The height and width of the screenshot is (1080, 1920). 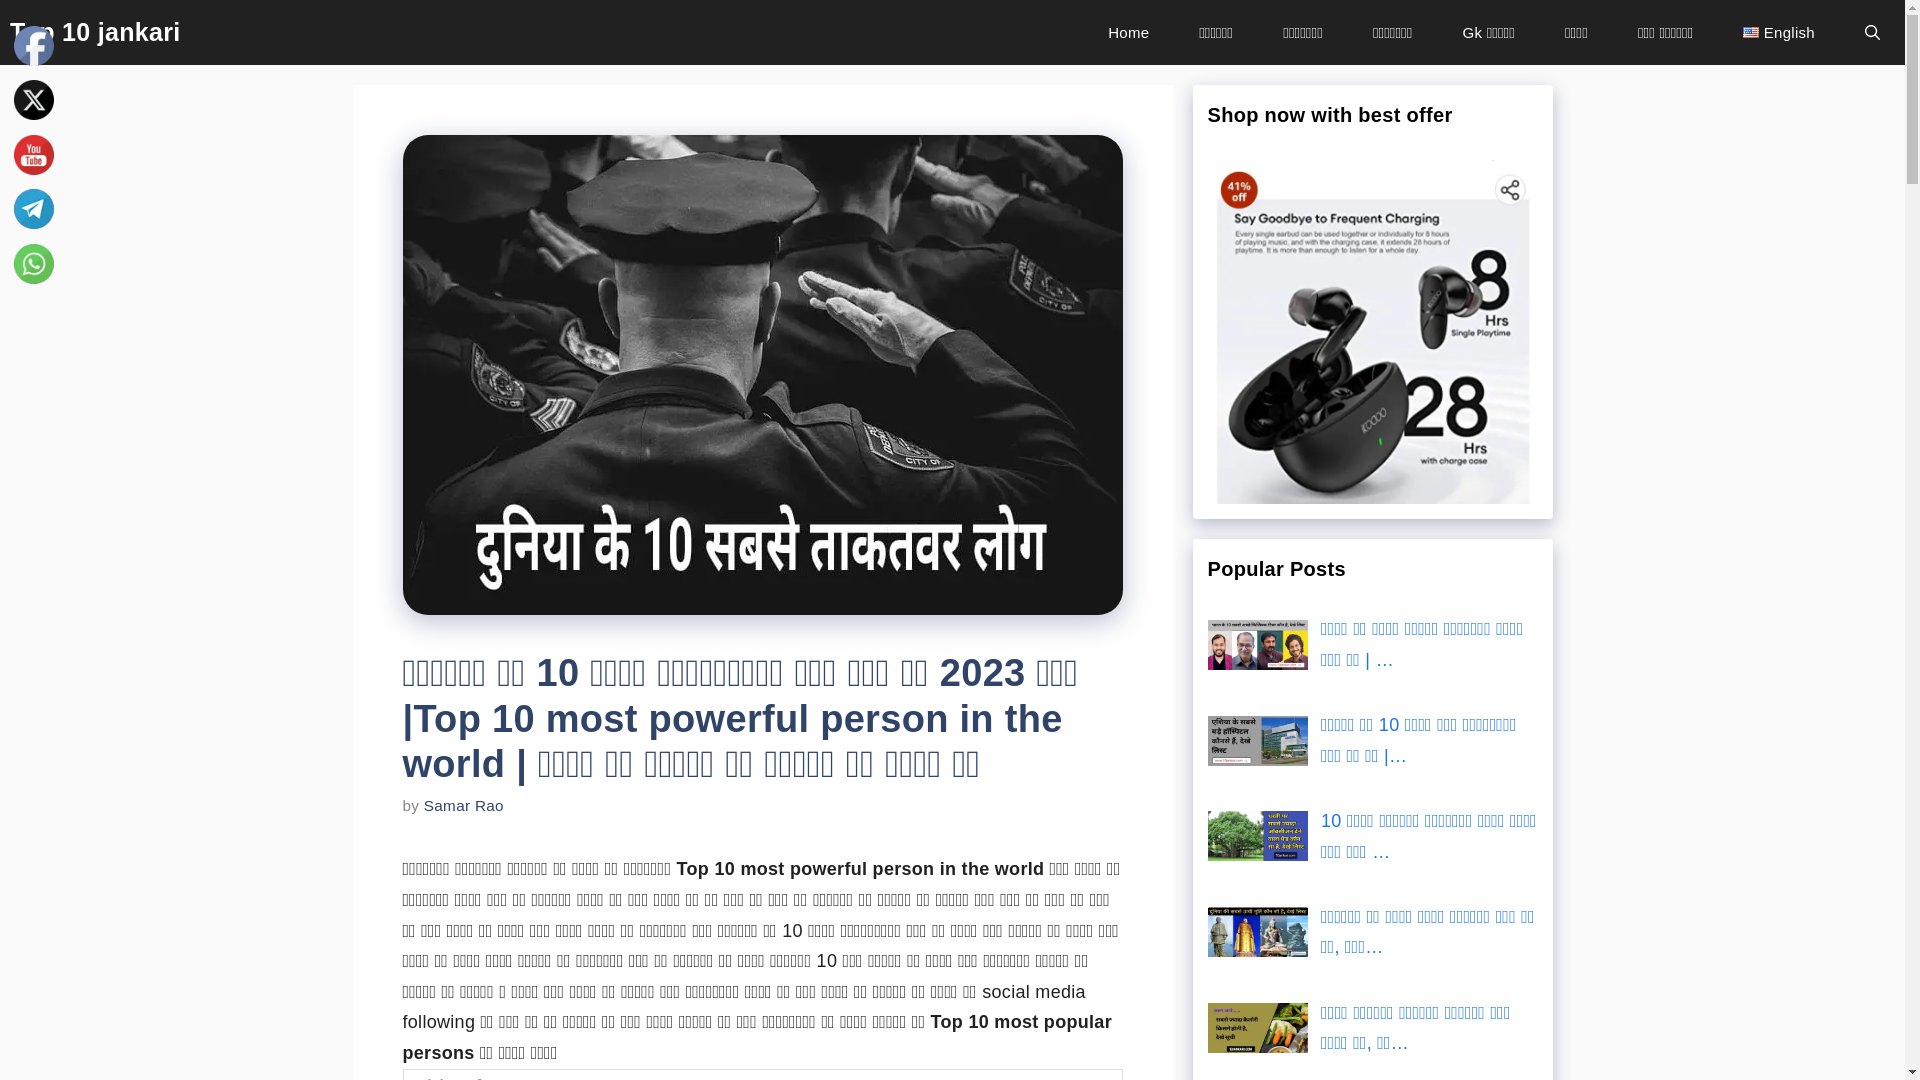 What do you see at coordinates (463, 804) in the screenshot?
I see `'Samar Rao'` at bounding box center [463, 804].